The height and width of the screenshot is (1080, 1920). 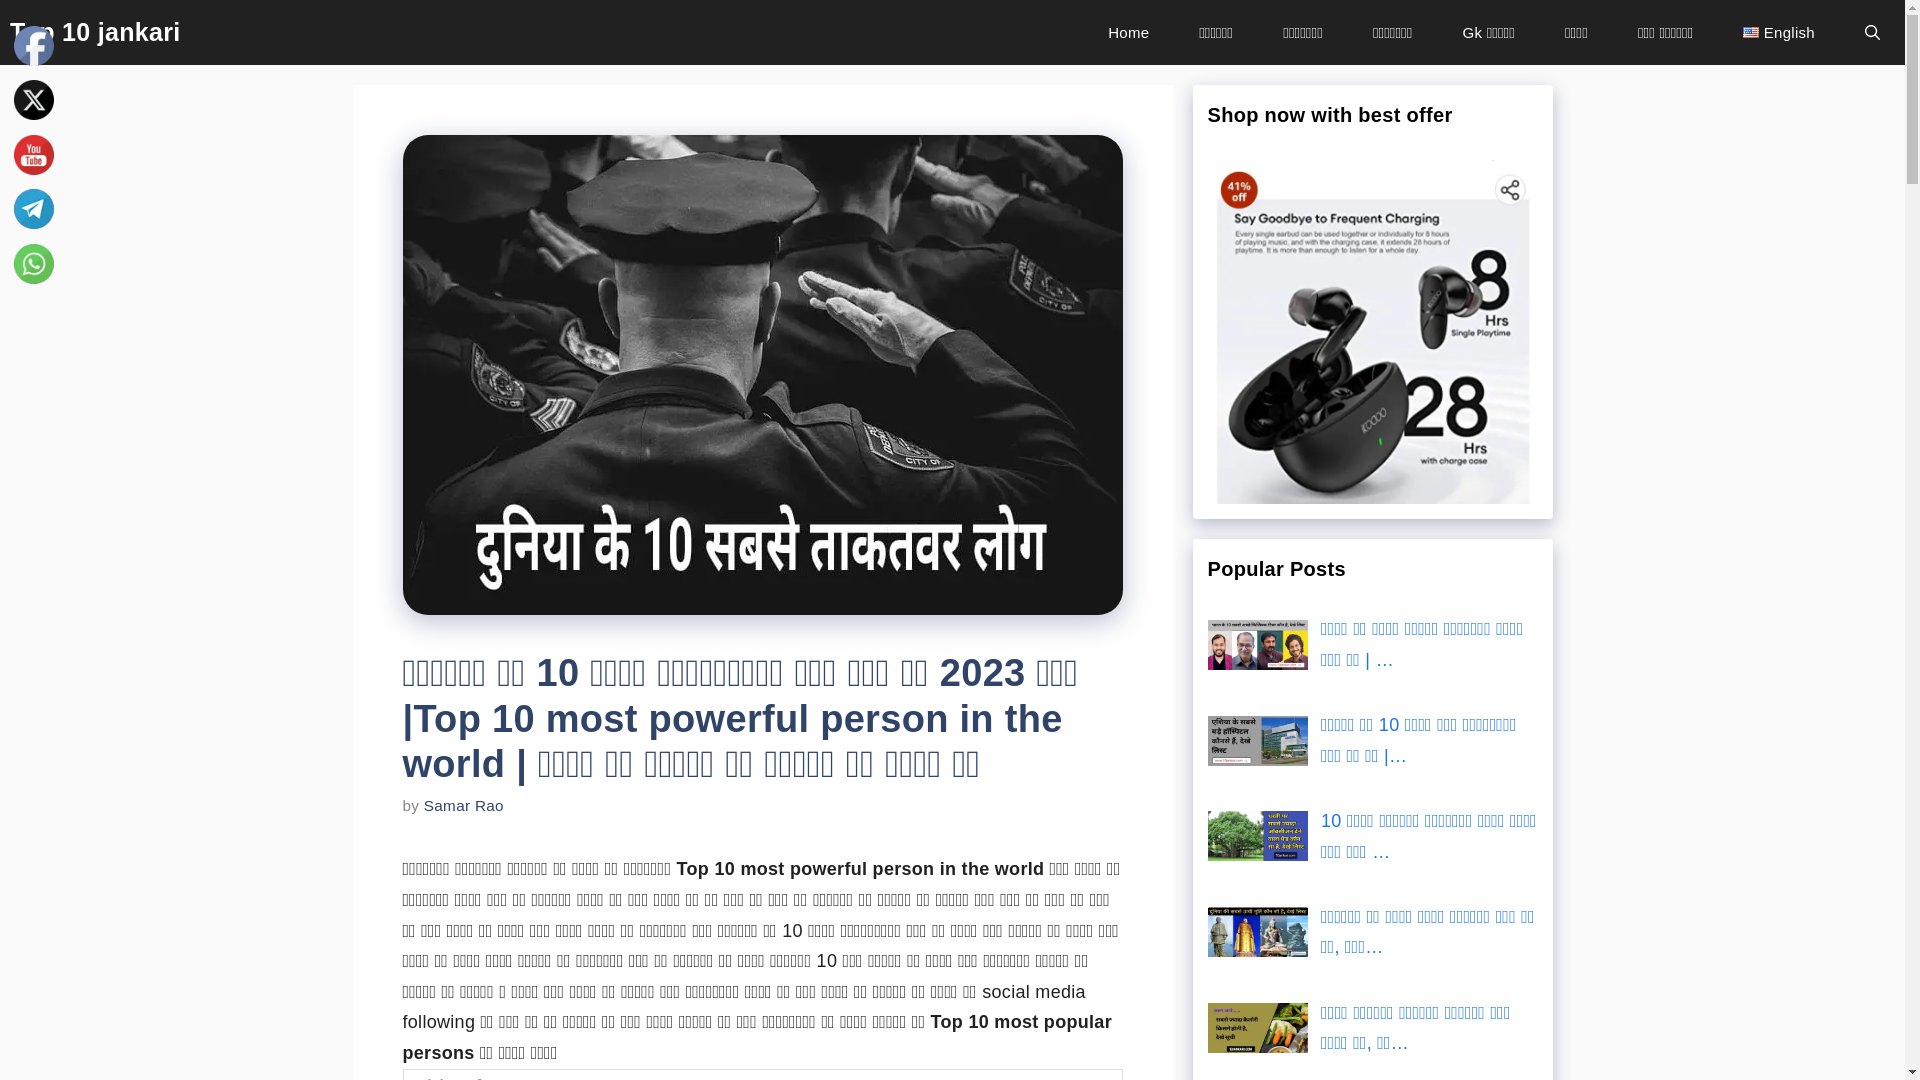 What do you see at coordinates (463, 804) in the screenshot?
I see `'Samar Rao'` at bounding box center [463, 804].